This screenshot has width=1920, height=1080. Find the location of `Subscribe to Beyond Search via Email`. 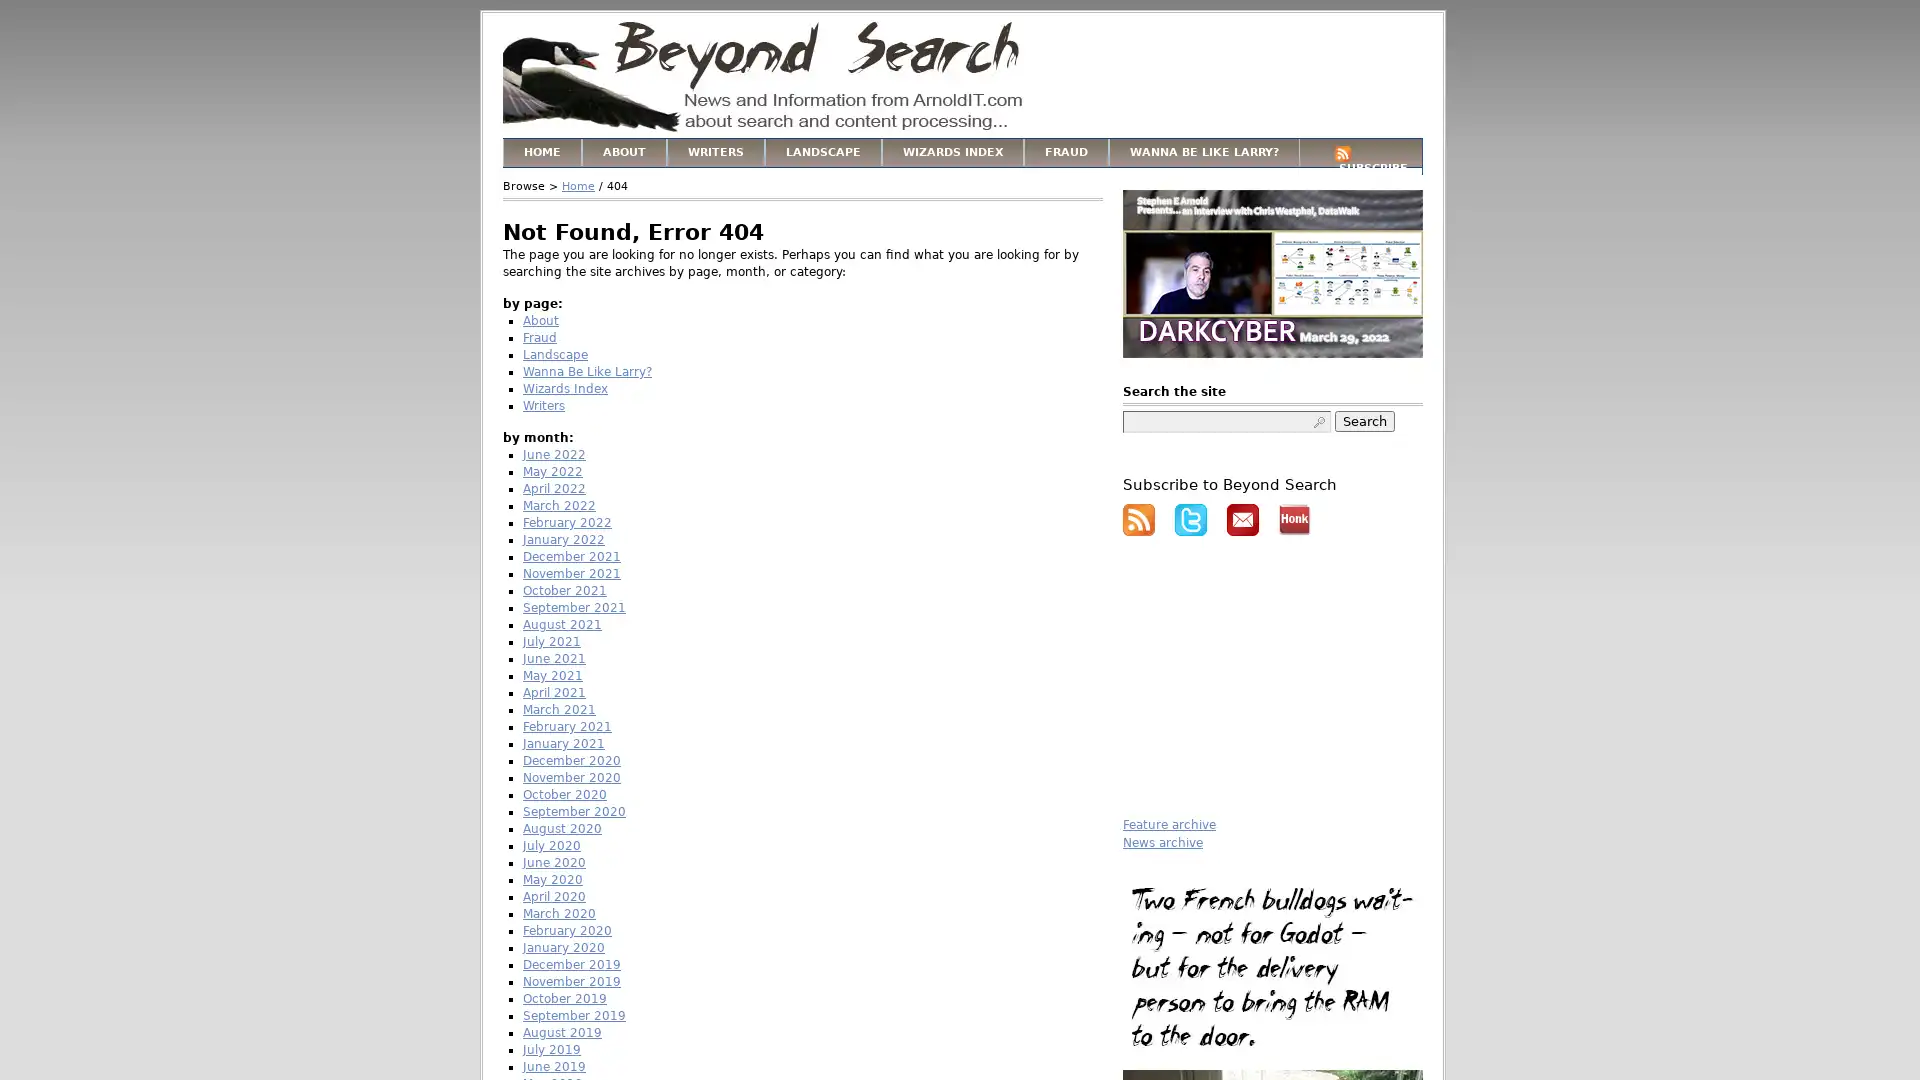

Subscribe to Beyond Search via Email is located at coordinates (1242, 519).